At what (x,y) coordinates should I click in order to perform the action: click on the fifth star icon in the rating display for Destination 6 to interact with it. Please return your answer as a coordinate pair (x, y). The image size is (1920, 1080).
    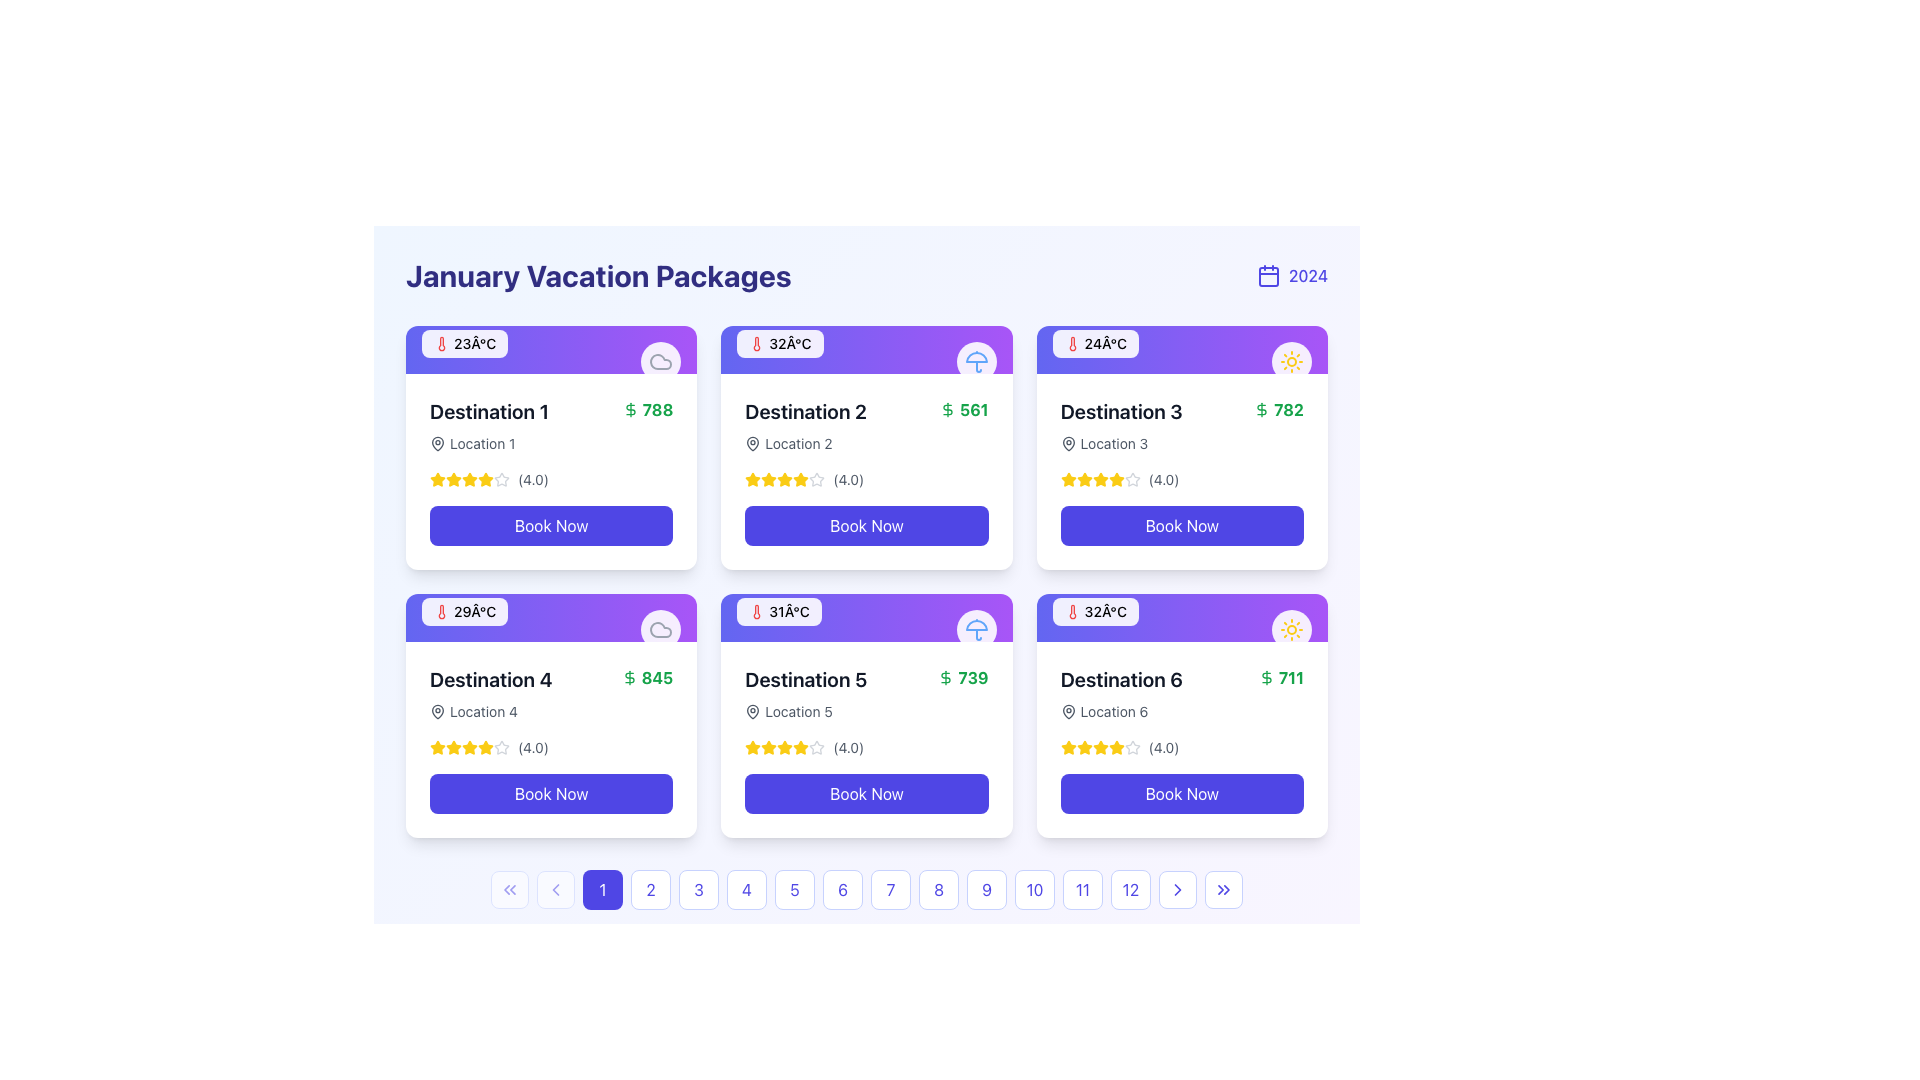
    Looking at the image, I should click on (1132, 747).